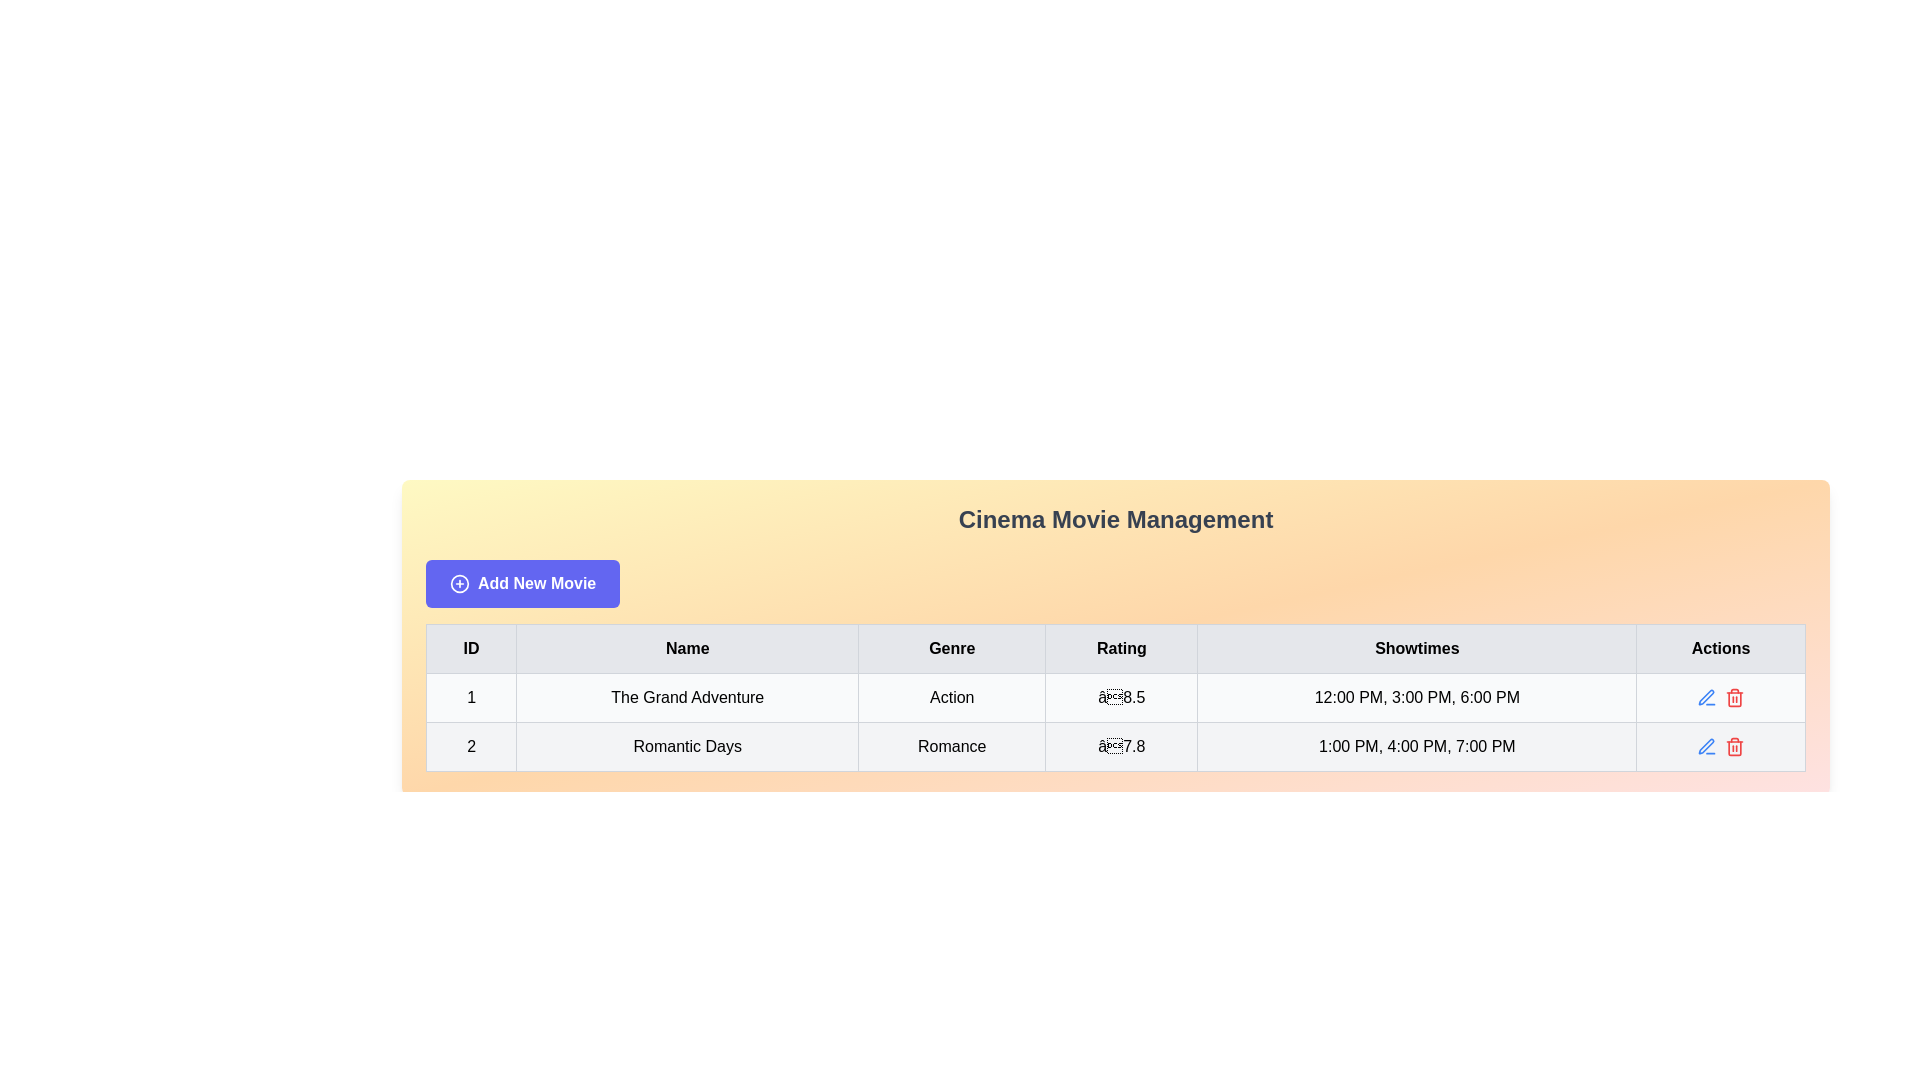  I want to click on the delete icon button located in the 'Actions' column of the second row in the data table, so click(1734, 697).